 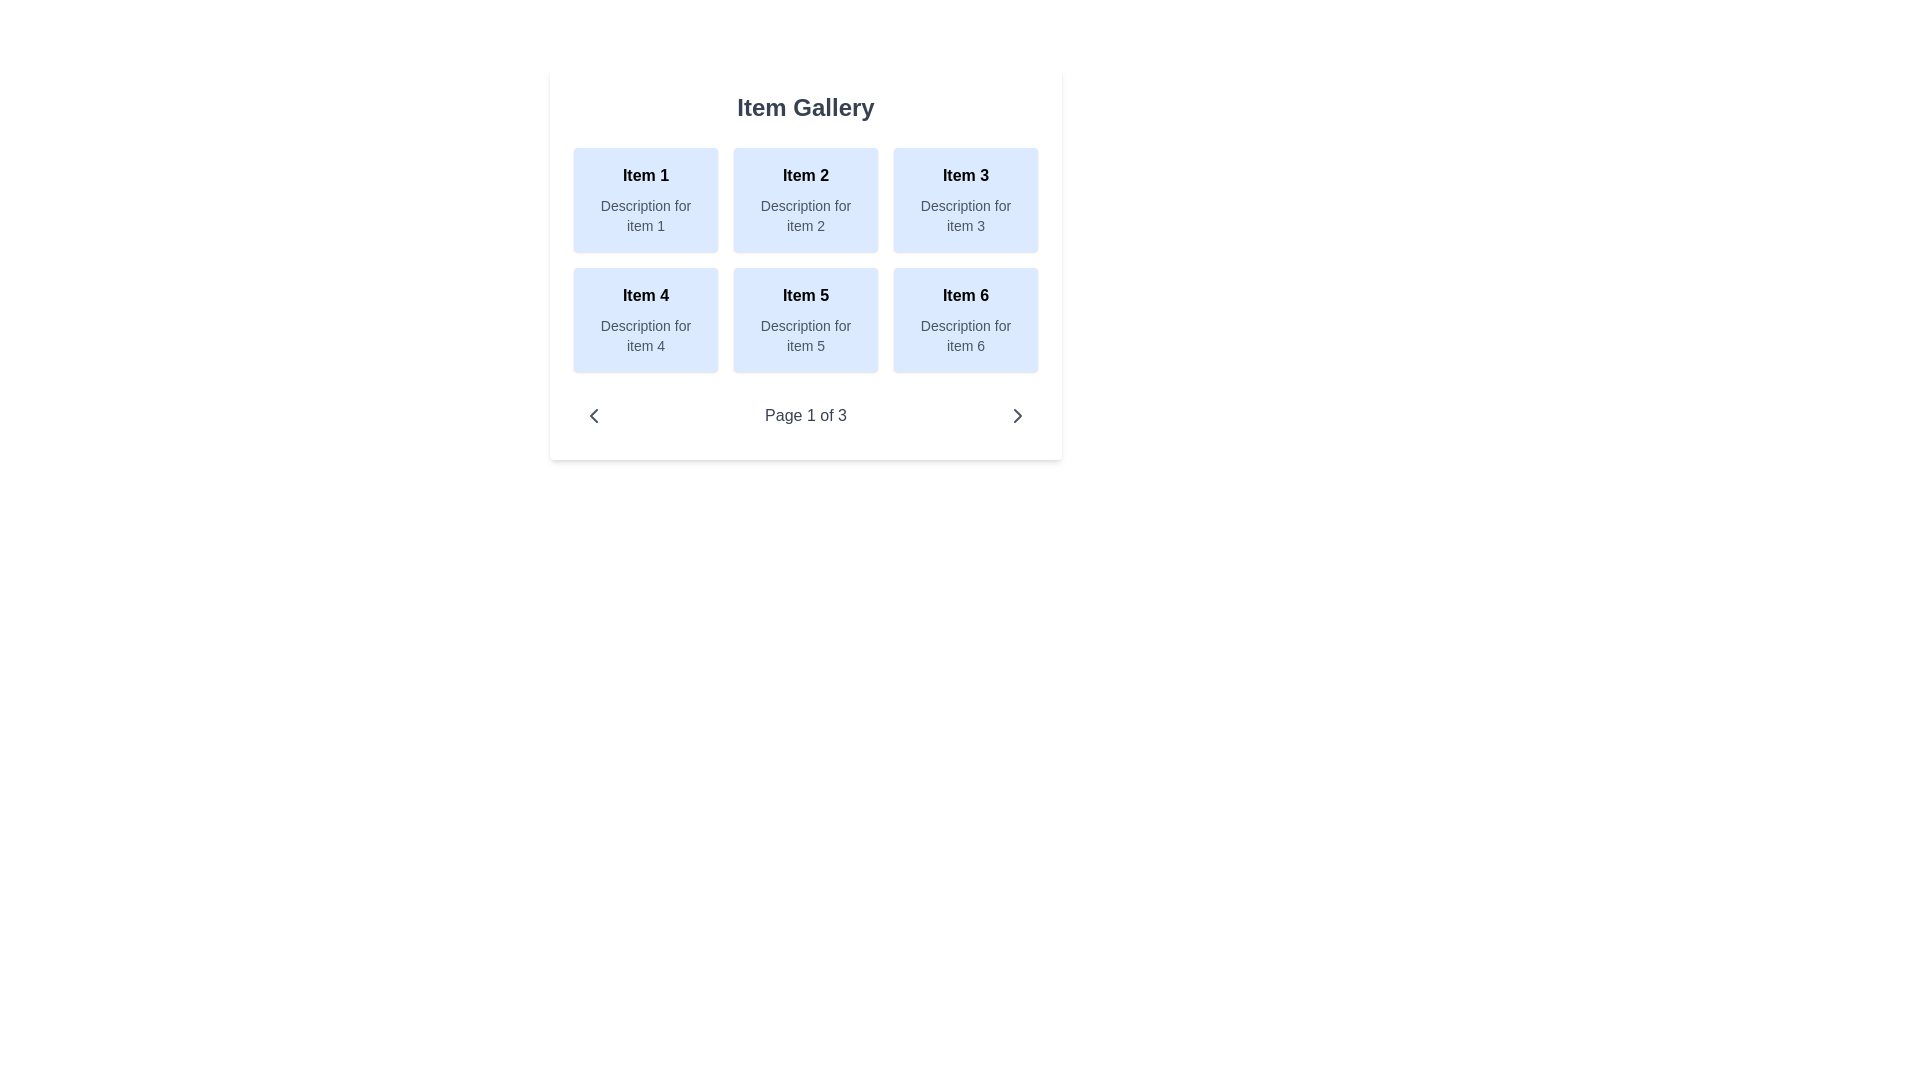 What do you see at coordinates (1017, 415) in the screenshot?
I see `the right-facing chevron icon button located at the right end of the pagination controls` at bounding box center [1017, 415].